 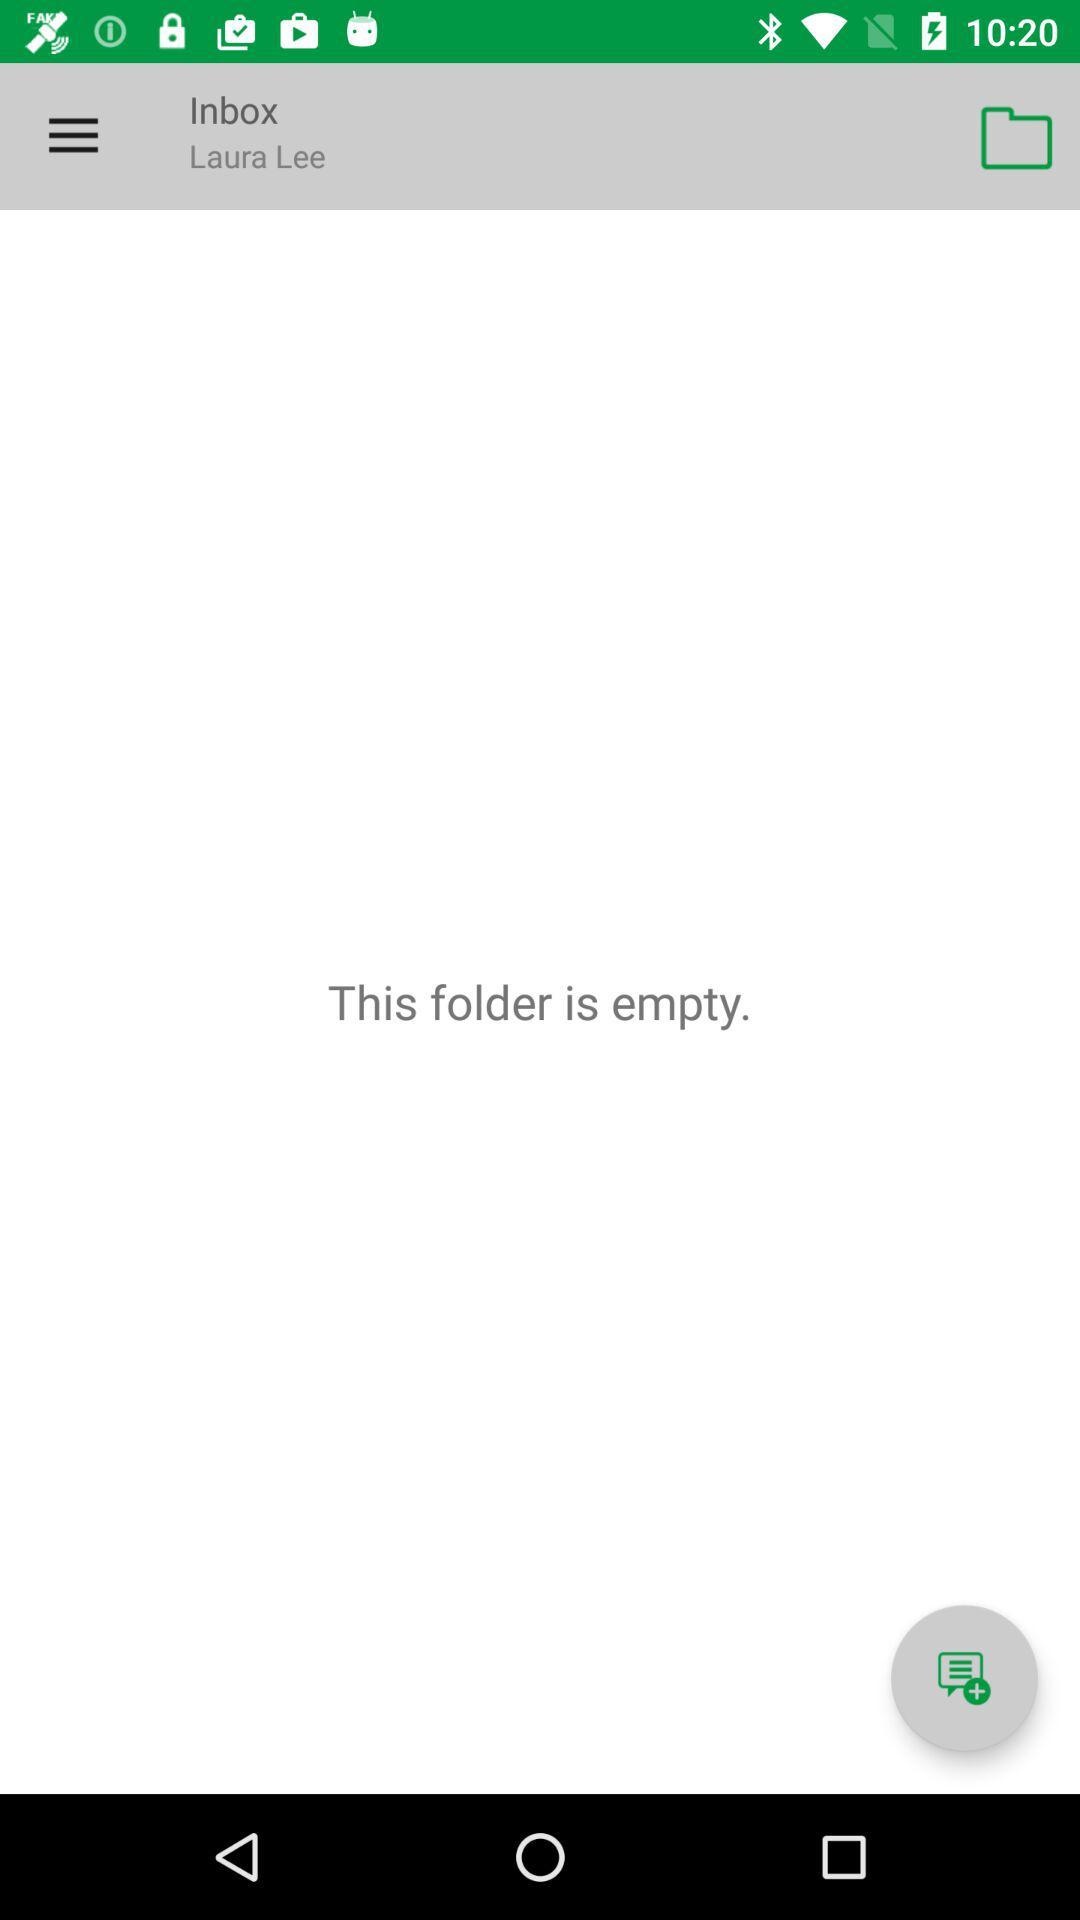 I want to click on open chat, so click(x=963, y=1678).